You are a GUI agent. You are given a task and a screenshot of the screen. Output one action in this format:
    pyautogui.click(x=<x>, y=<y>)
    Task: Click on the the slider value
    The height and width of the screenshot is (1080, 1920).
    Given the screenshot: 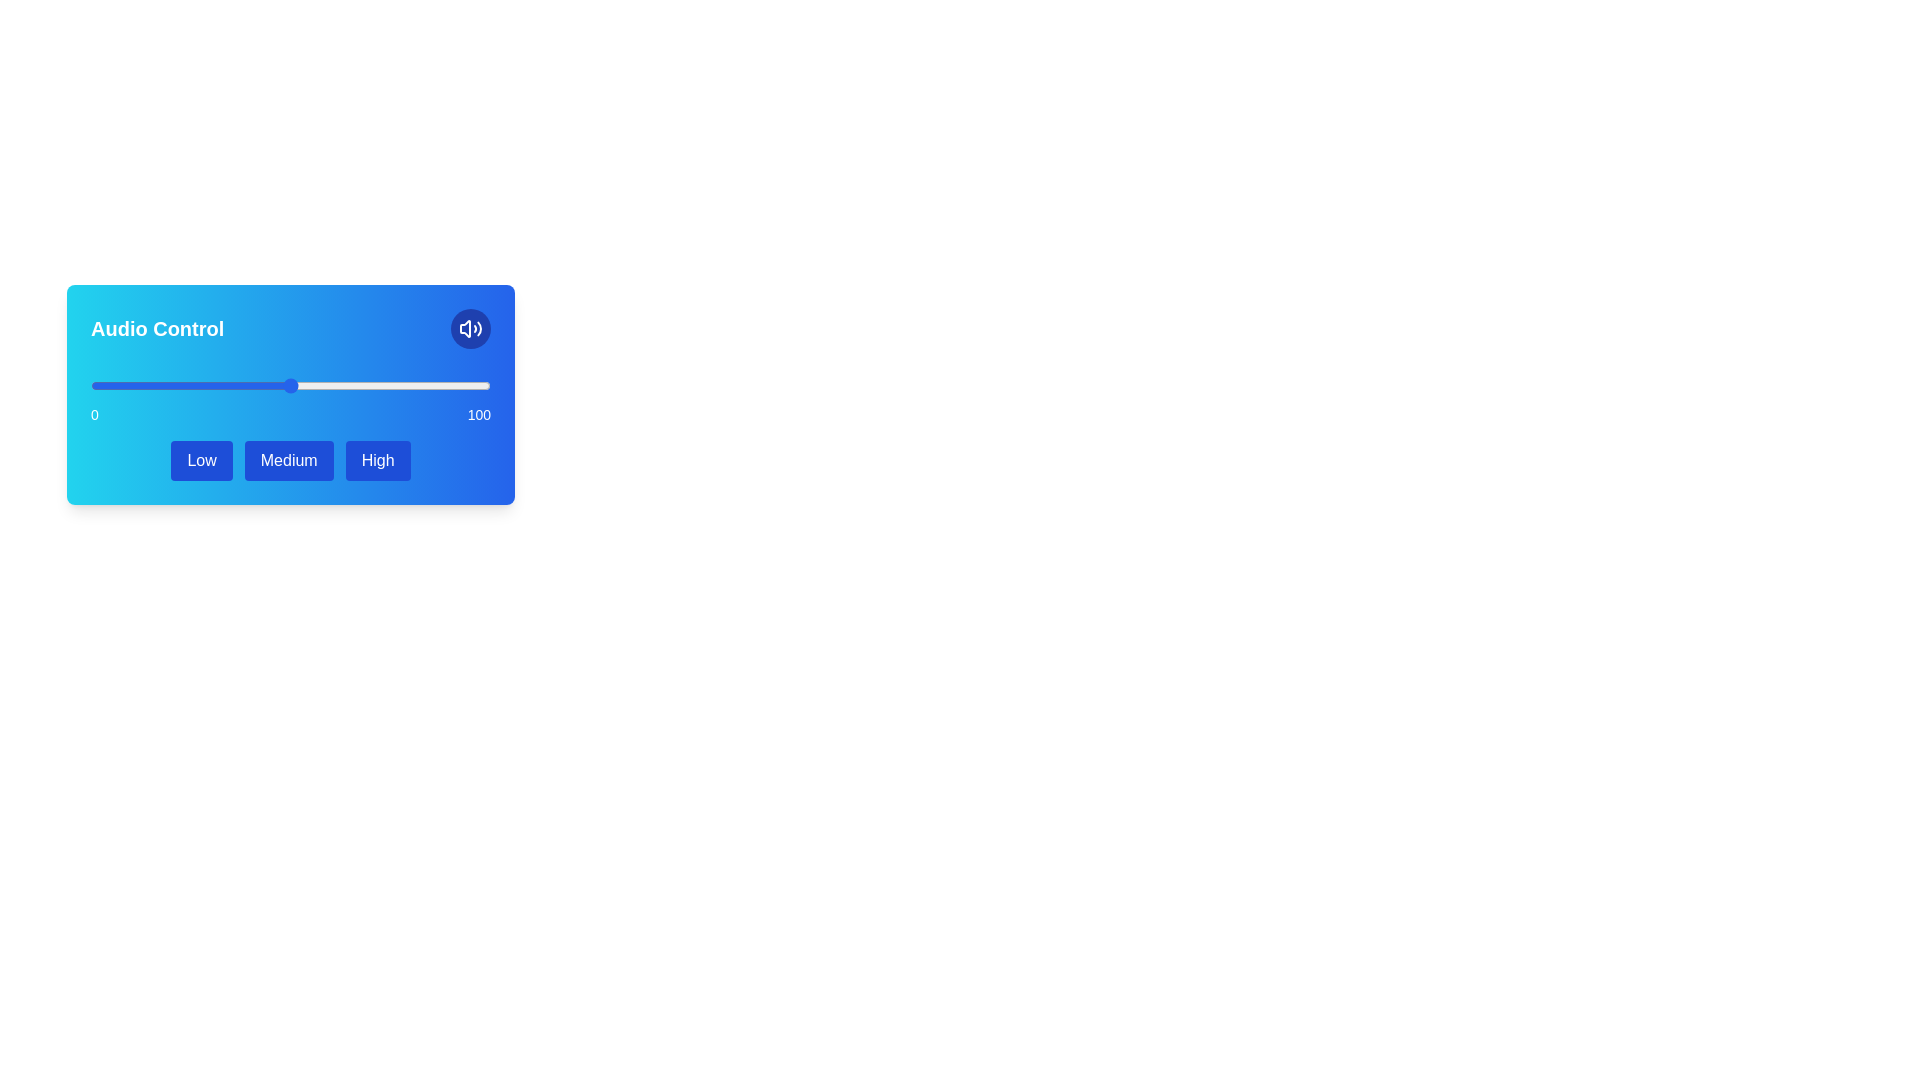 What is the action you would take?
    pyautogui.click(x=109, y=385)
    